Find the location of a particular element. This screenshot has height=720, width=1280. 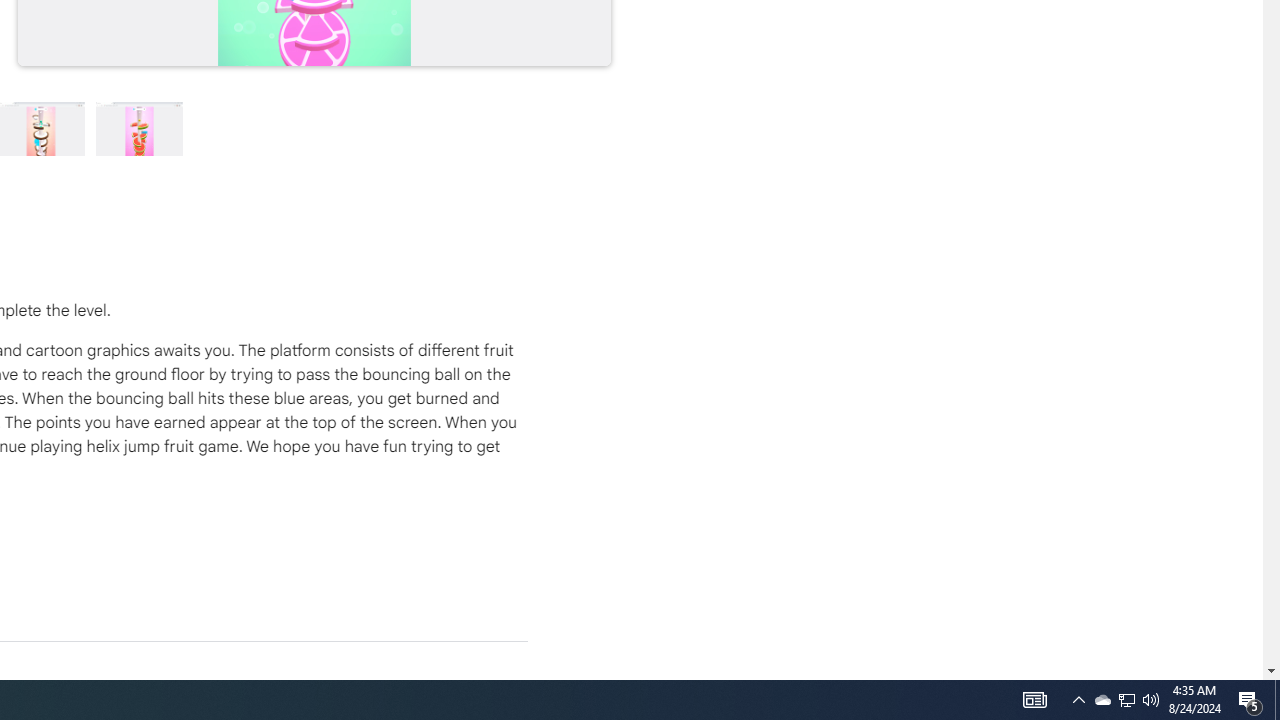

'Preview slide 4' is located at coordinates (139, 128).